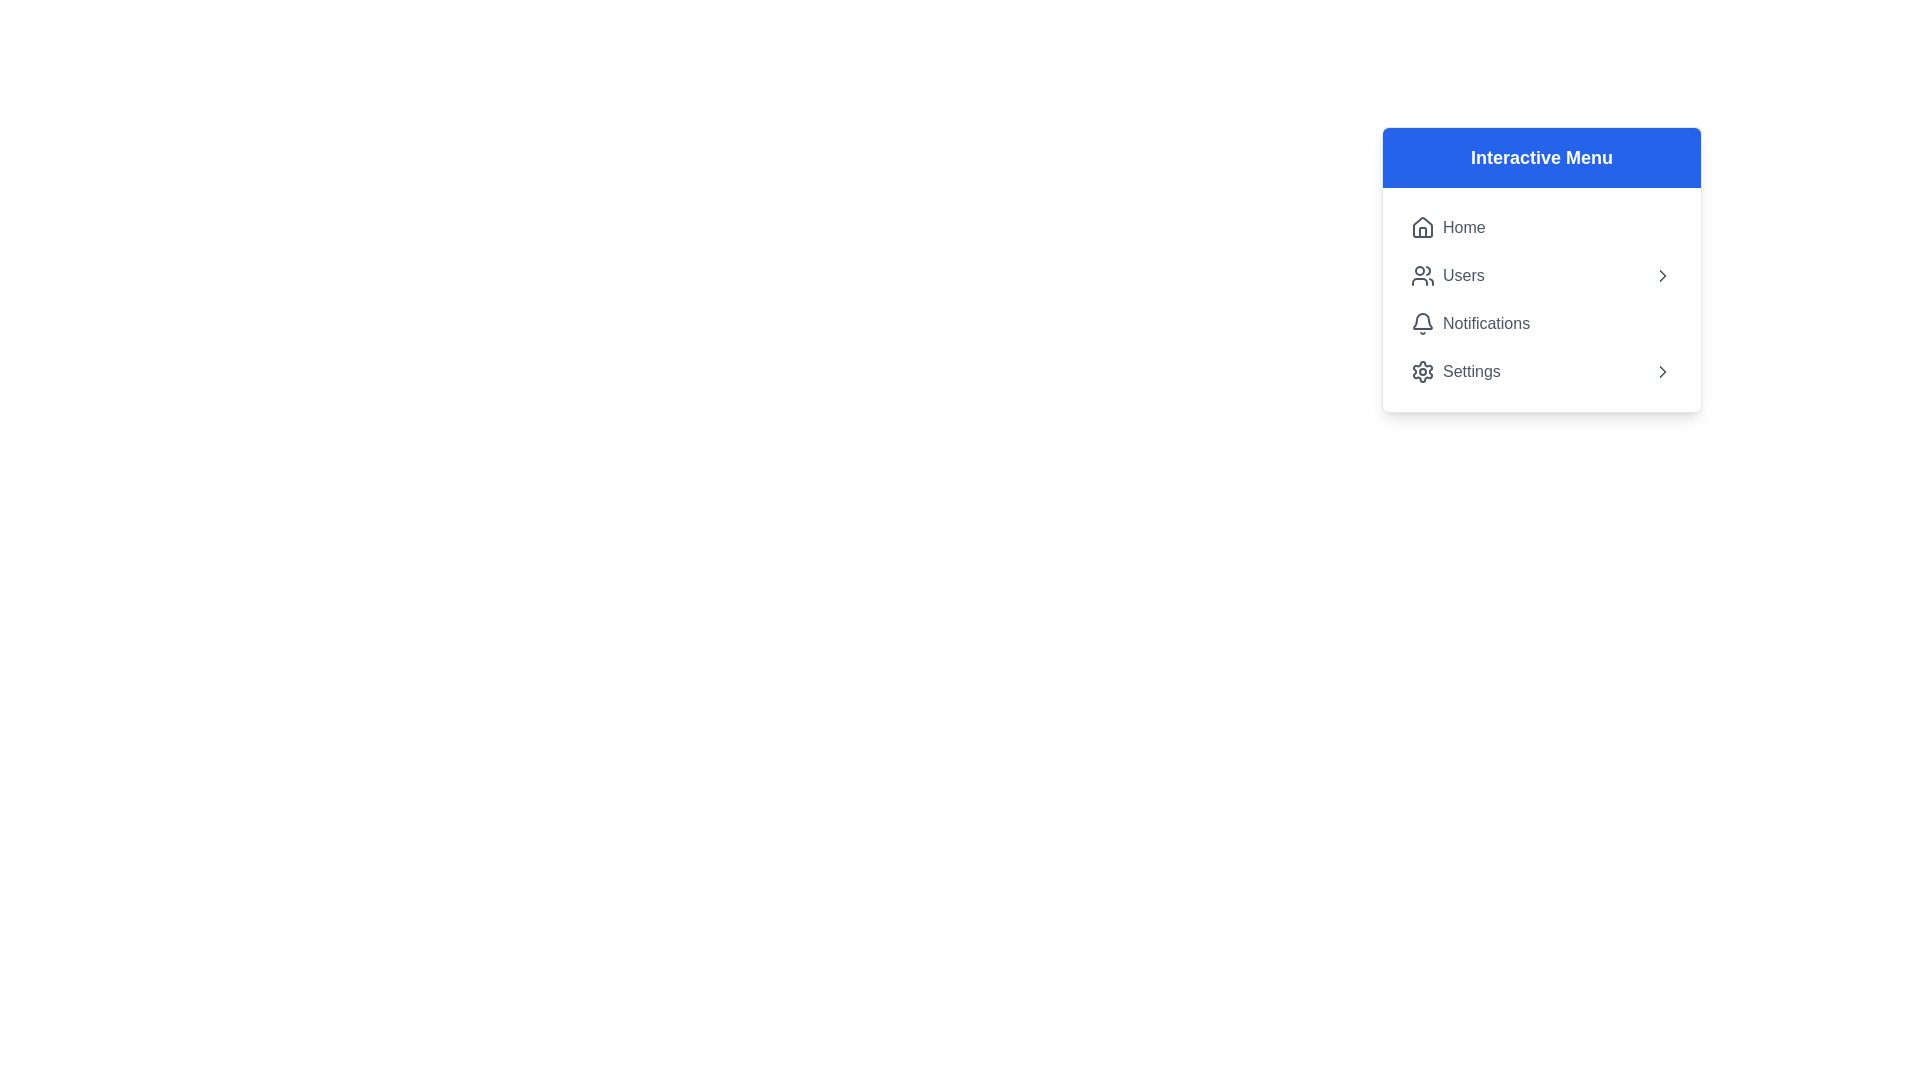  I want to click on the 'Users' navigation item in the menu, which is the second item following 'Home' and preceding 'Notifications', so click(1540, 276).